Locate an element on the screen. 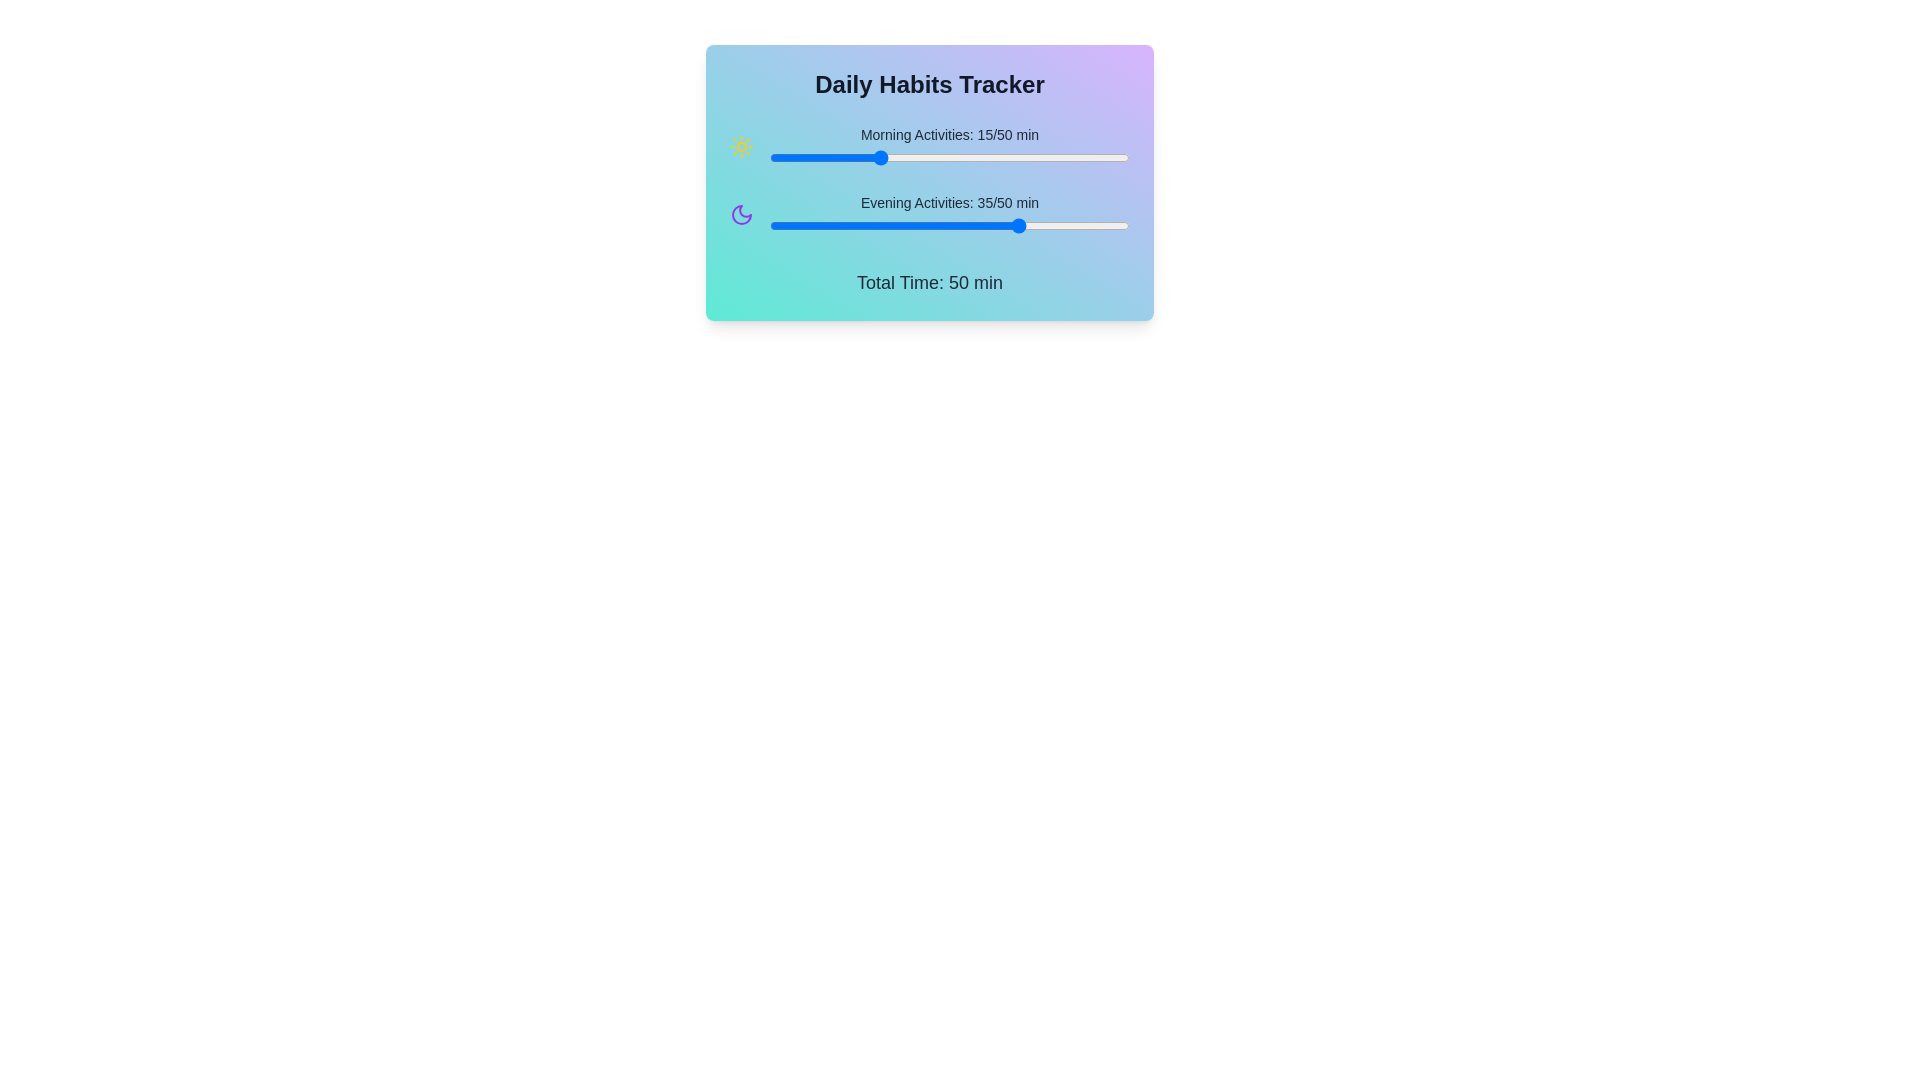  the 'Morning Activities' slider is located at coordinates (820, 157).